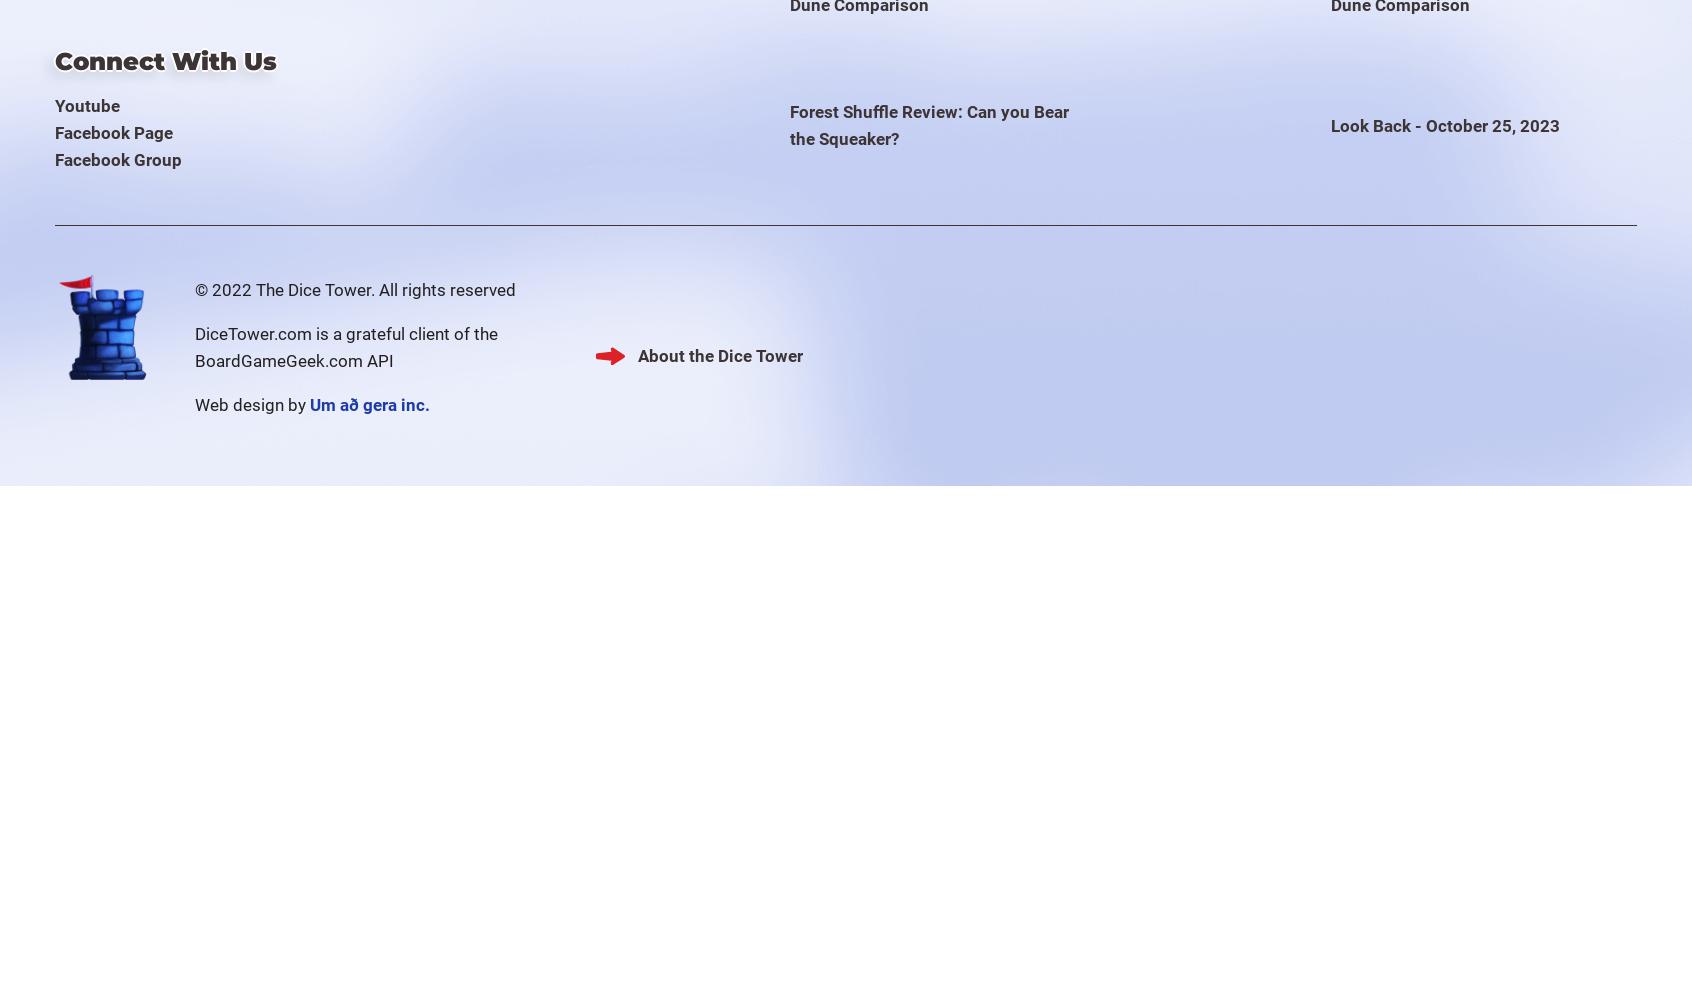 This screenshot has width=1692, height=1000. What do you see at coordinates (345, 345) in the screenshot?
I see `'DiceTower.com is a grateful client of the BoardGameGeek.com API'` at bounding box center [345, 345].